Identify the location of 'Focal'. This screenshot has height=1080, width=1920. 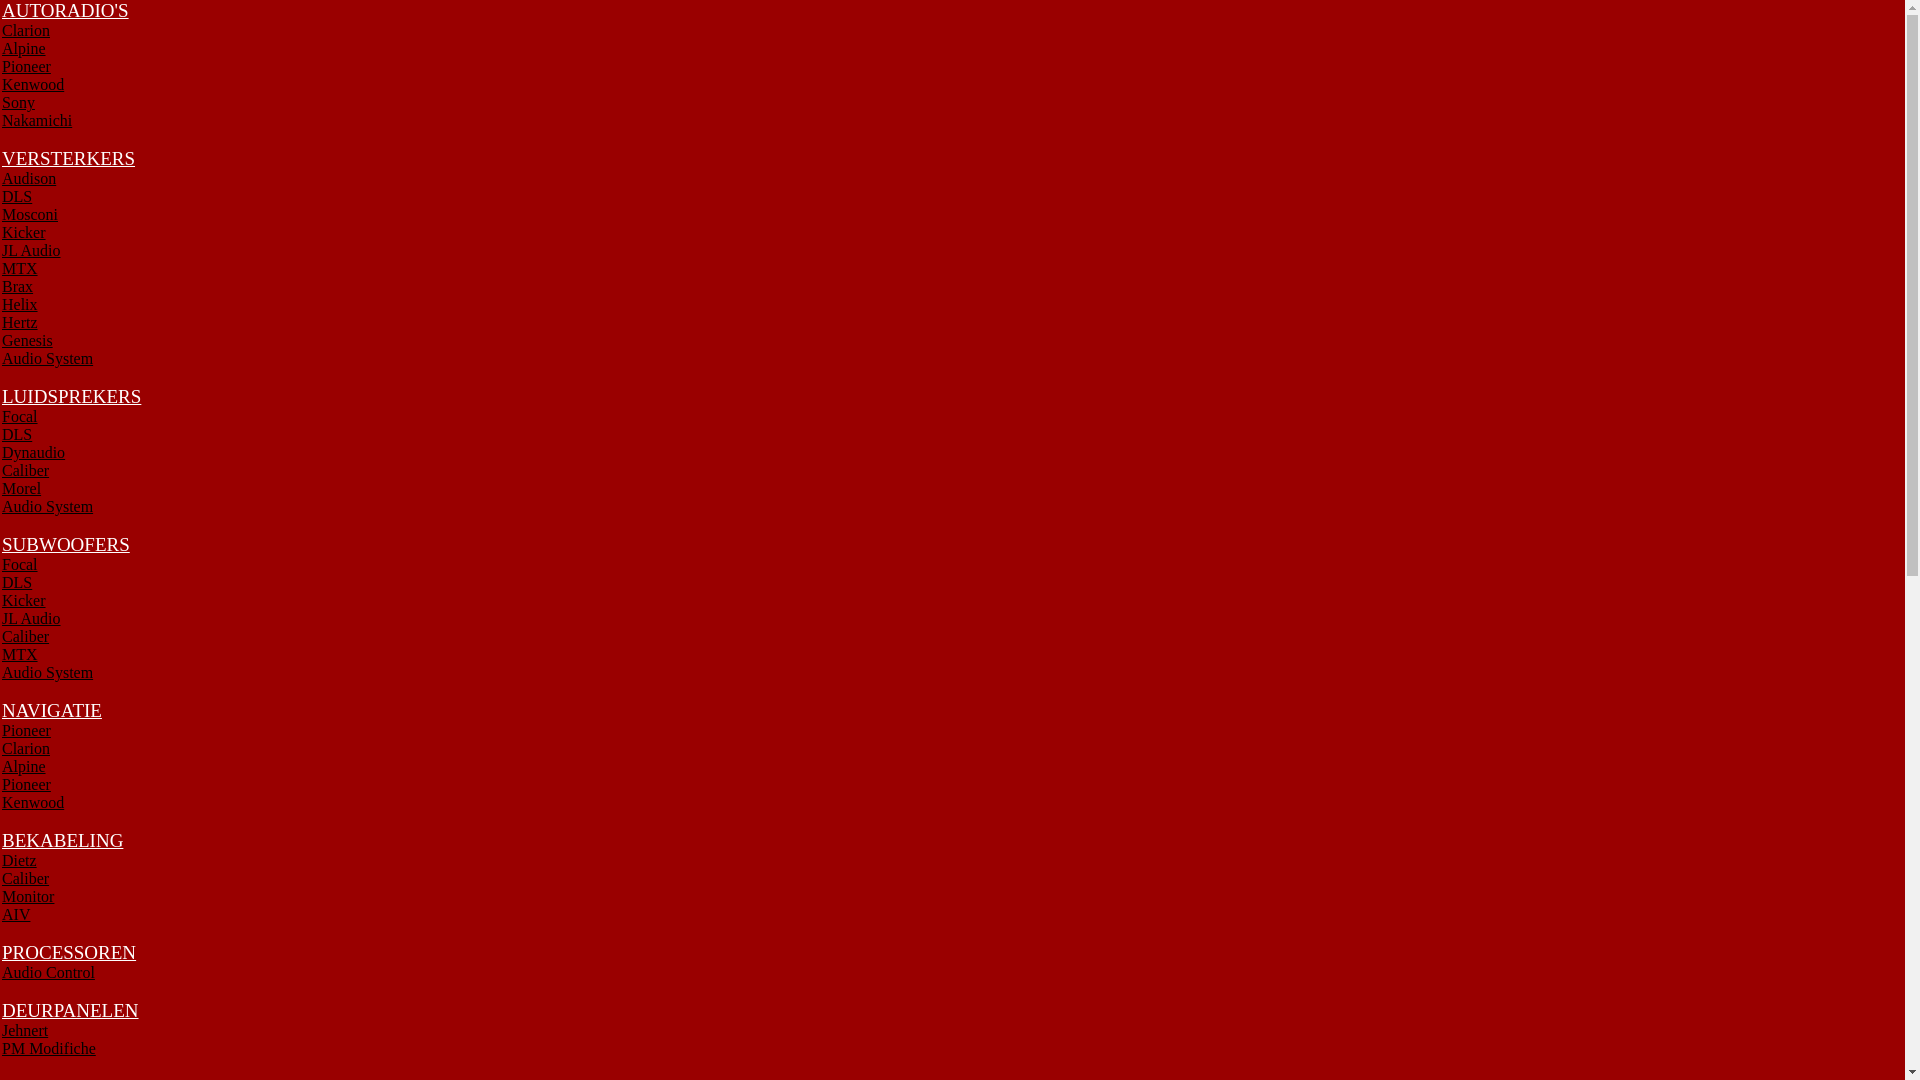
(19, 415).